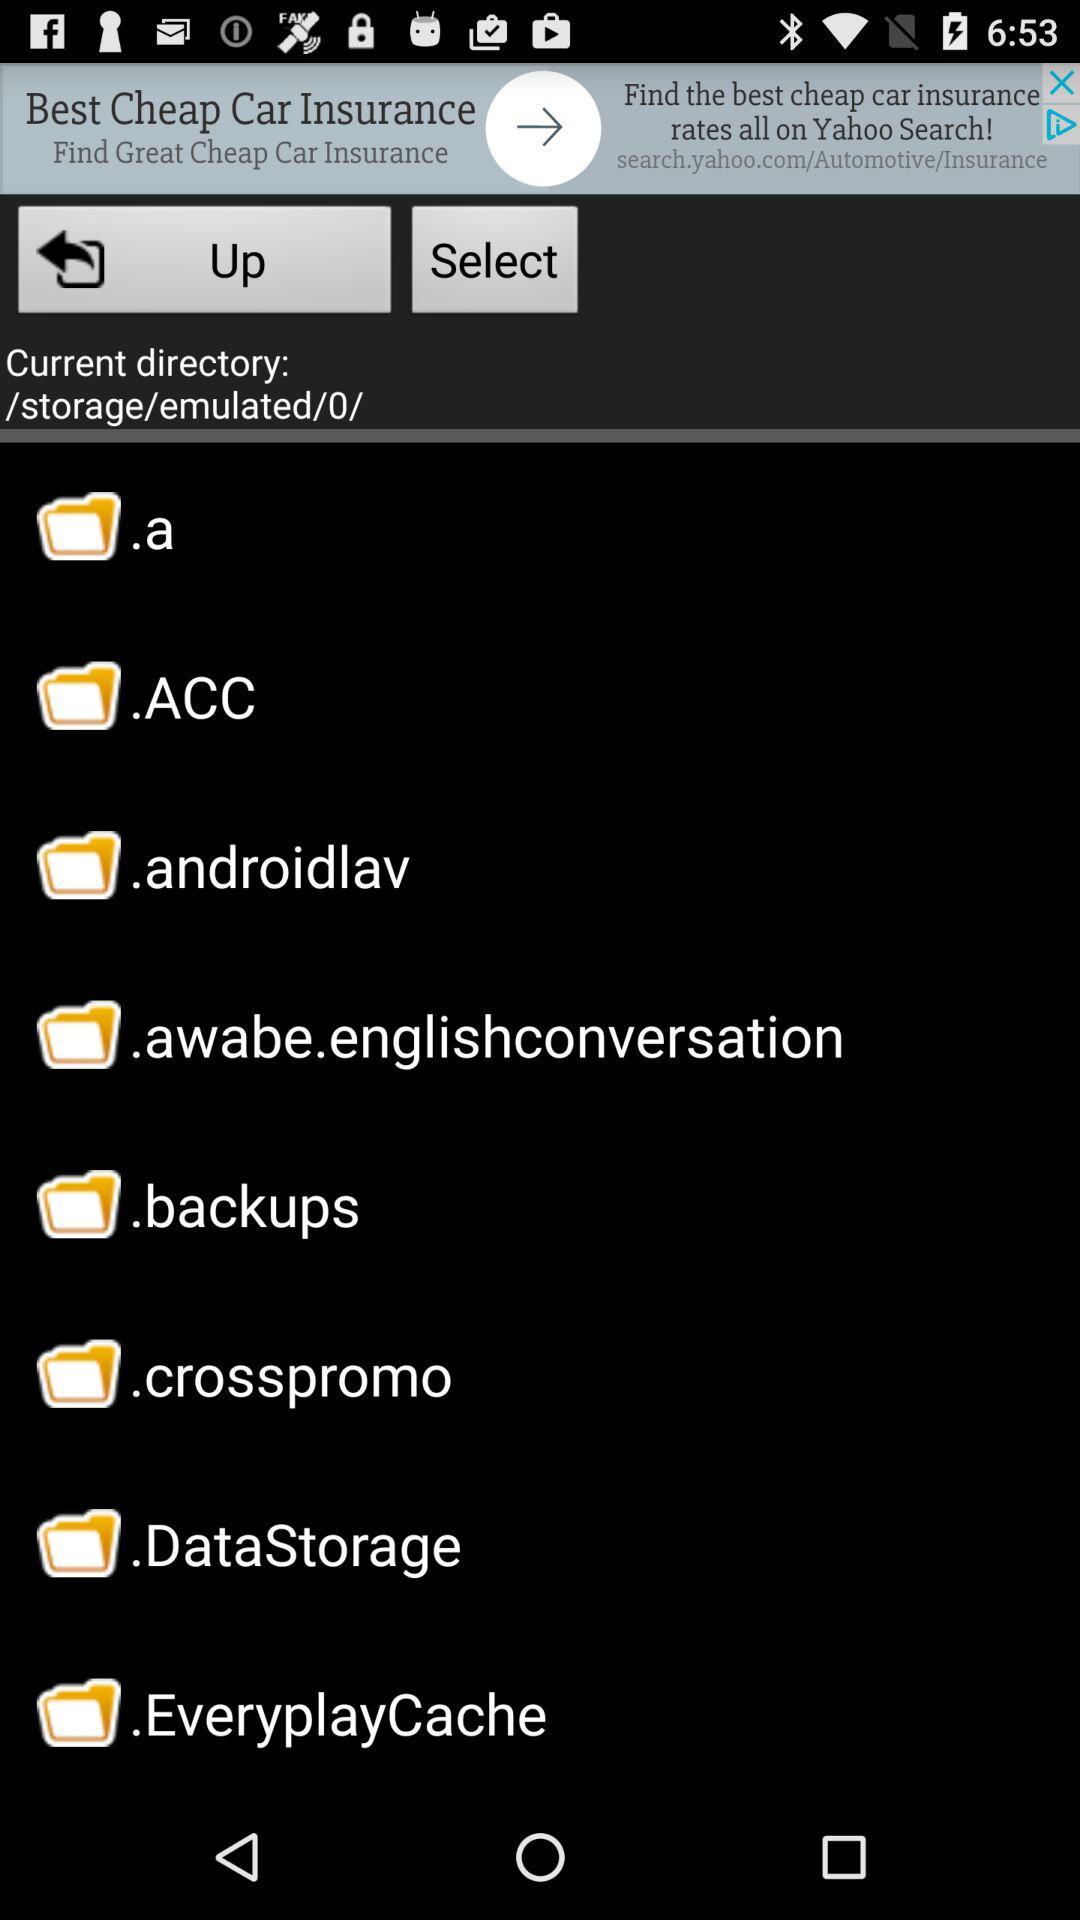 This screenshot has height=1920, width=1080. I want to click on website, so click(540, 127).